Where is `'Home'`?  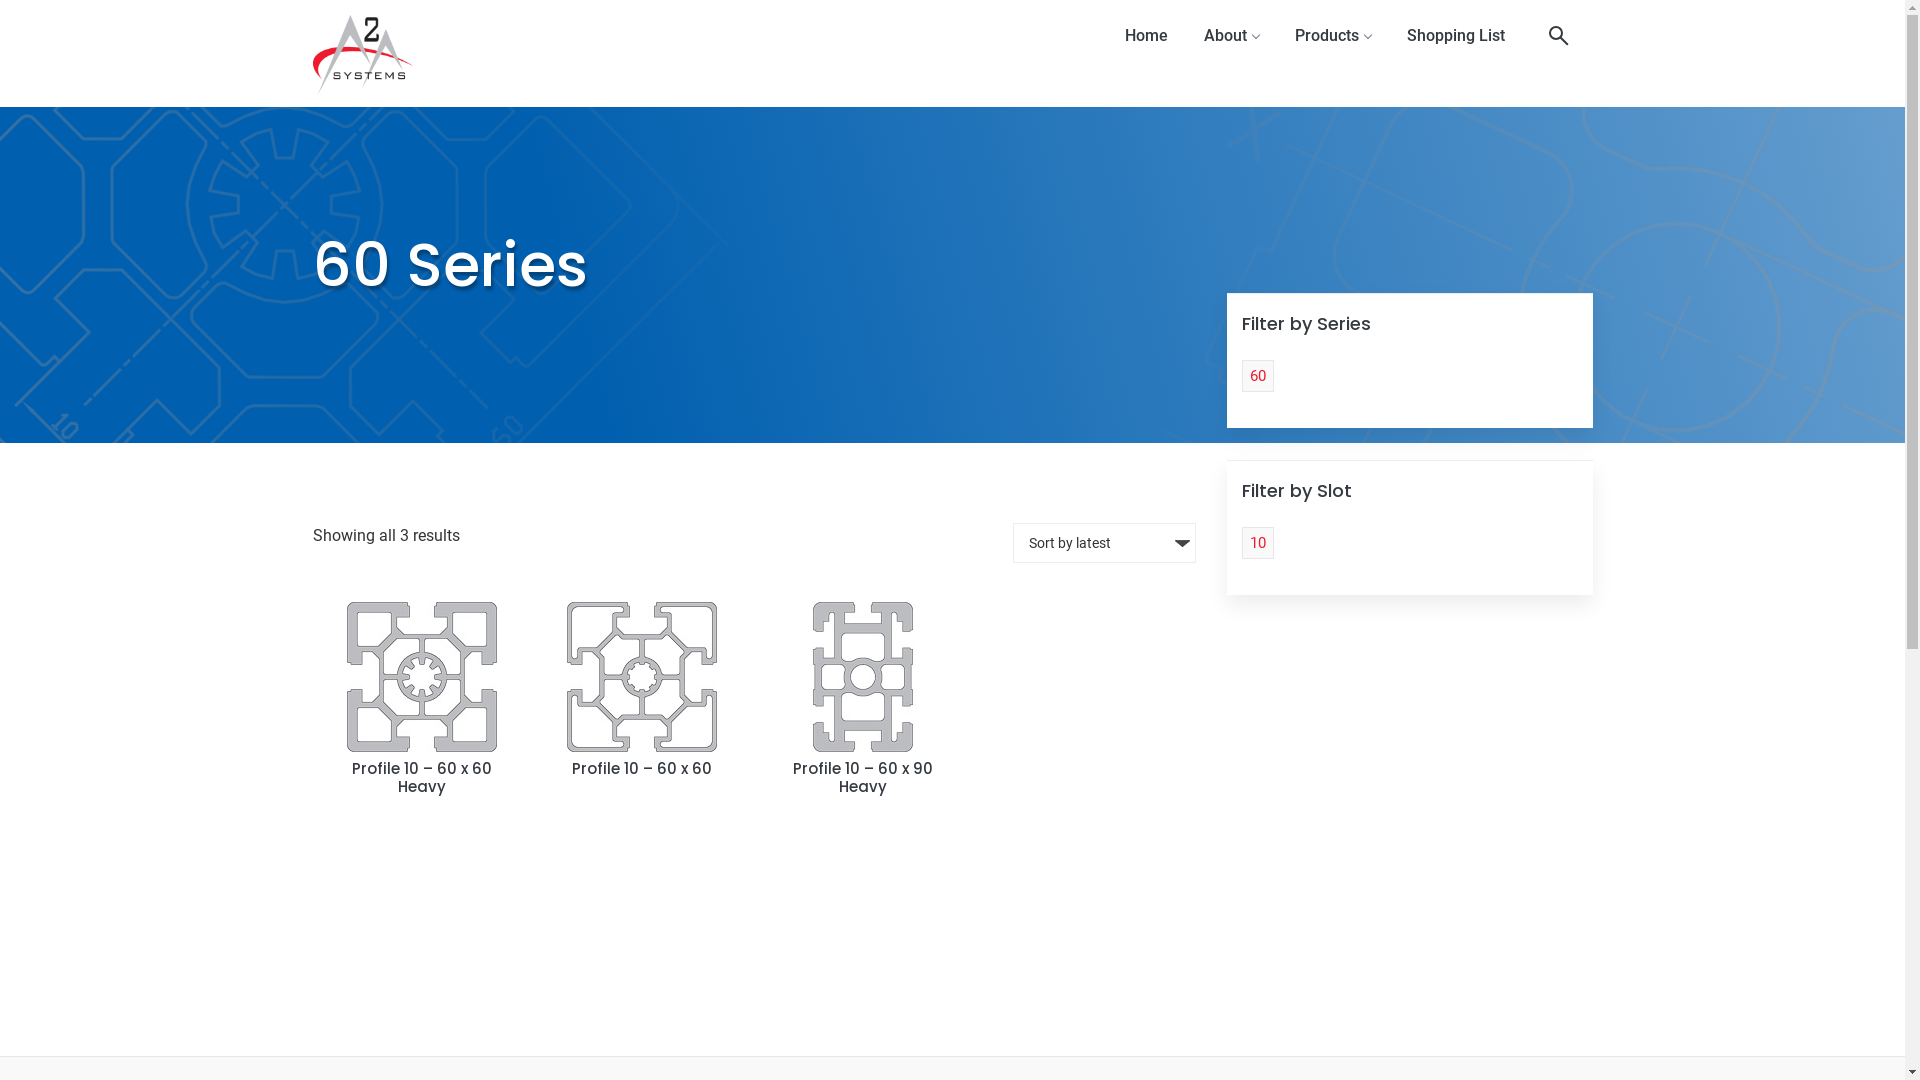 'Home' is located at coordinates (1145, 34).